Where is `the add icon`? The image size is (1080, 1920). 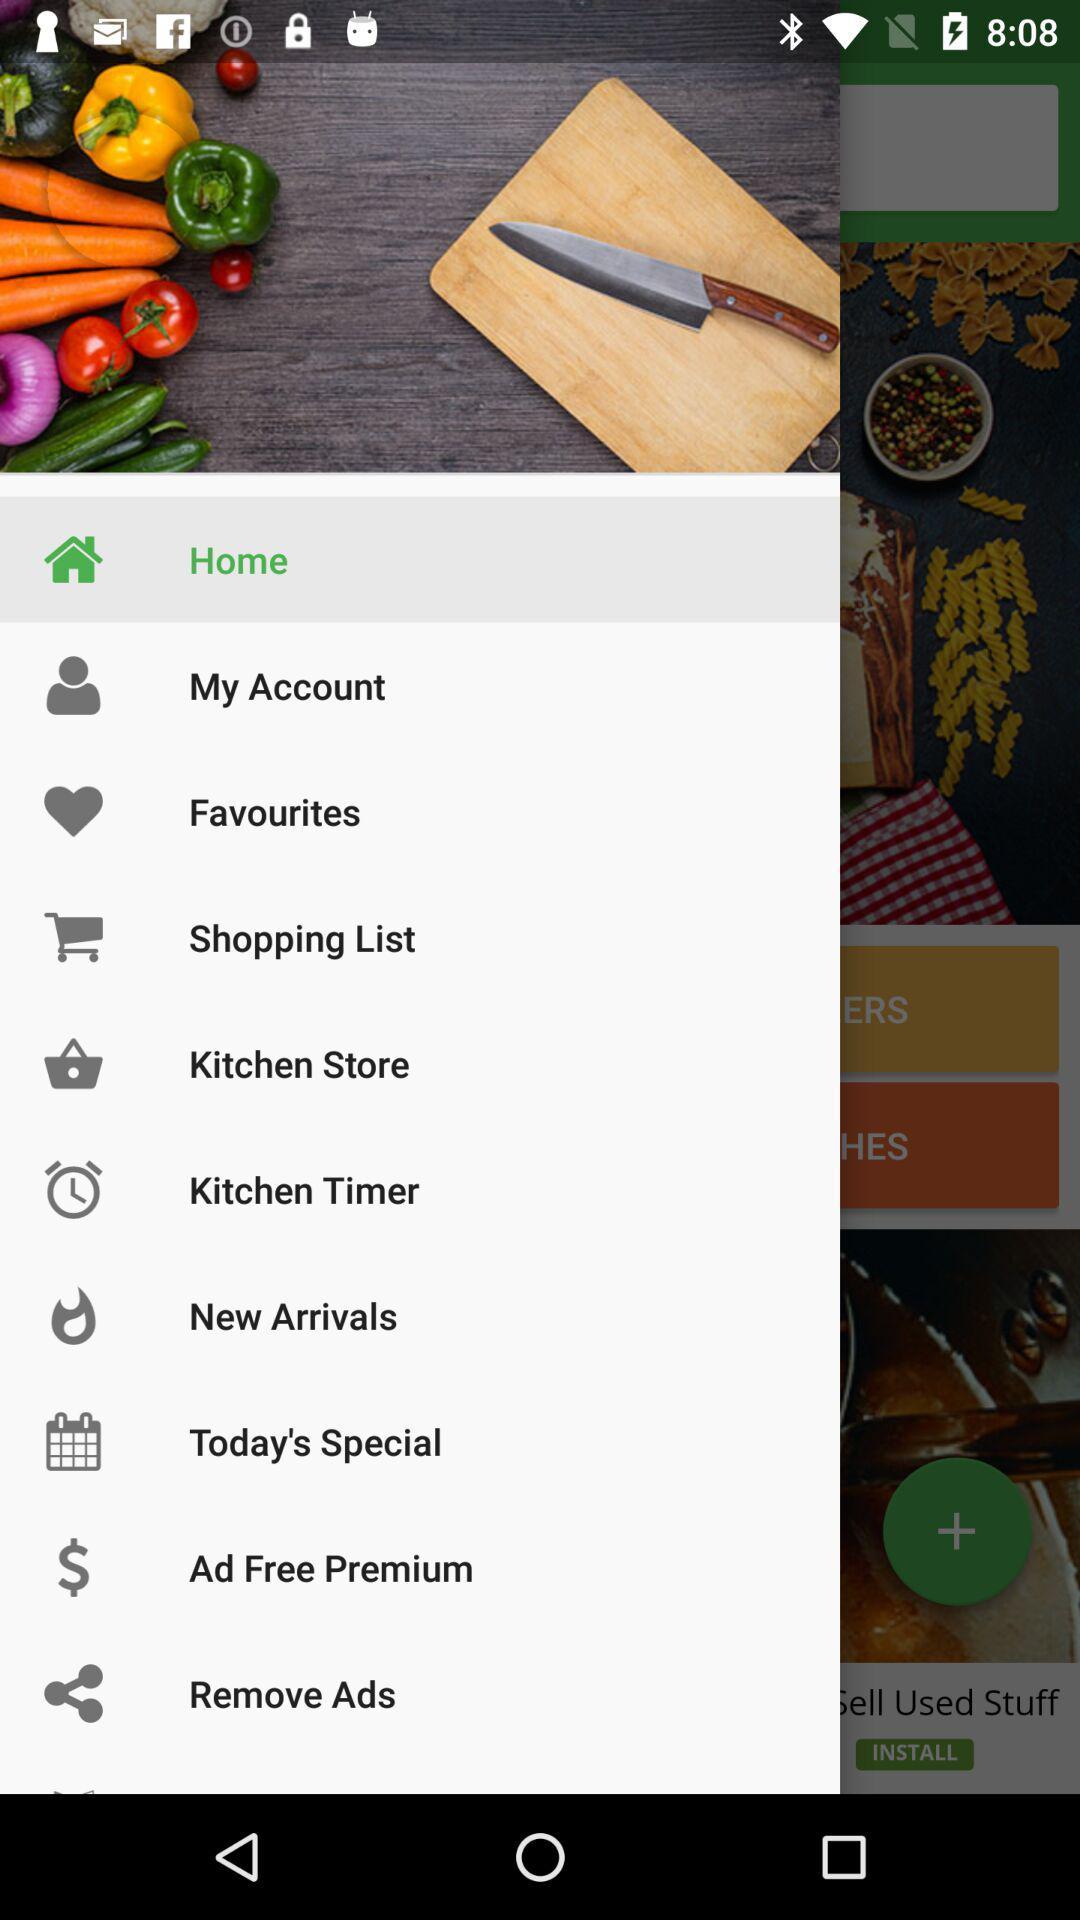
the add icon is located at coordinates (955, 1538).